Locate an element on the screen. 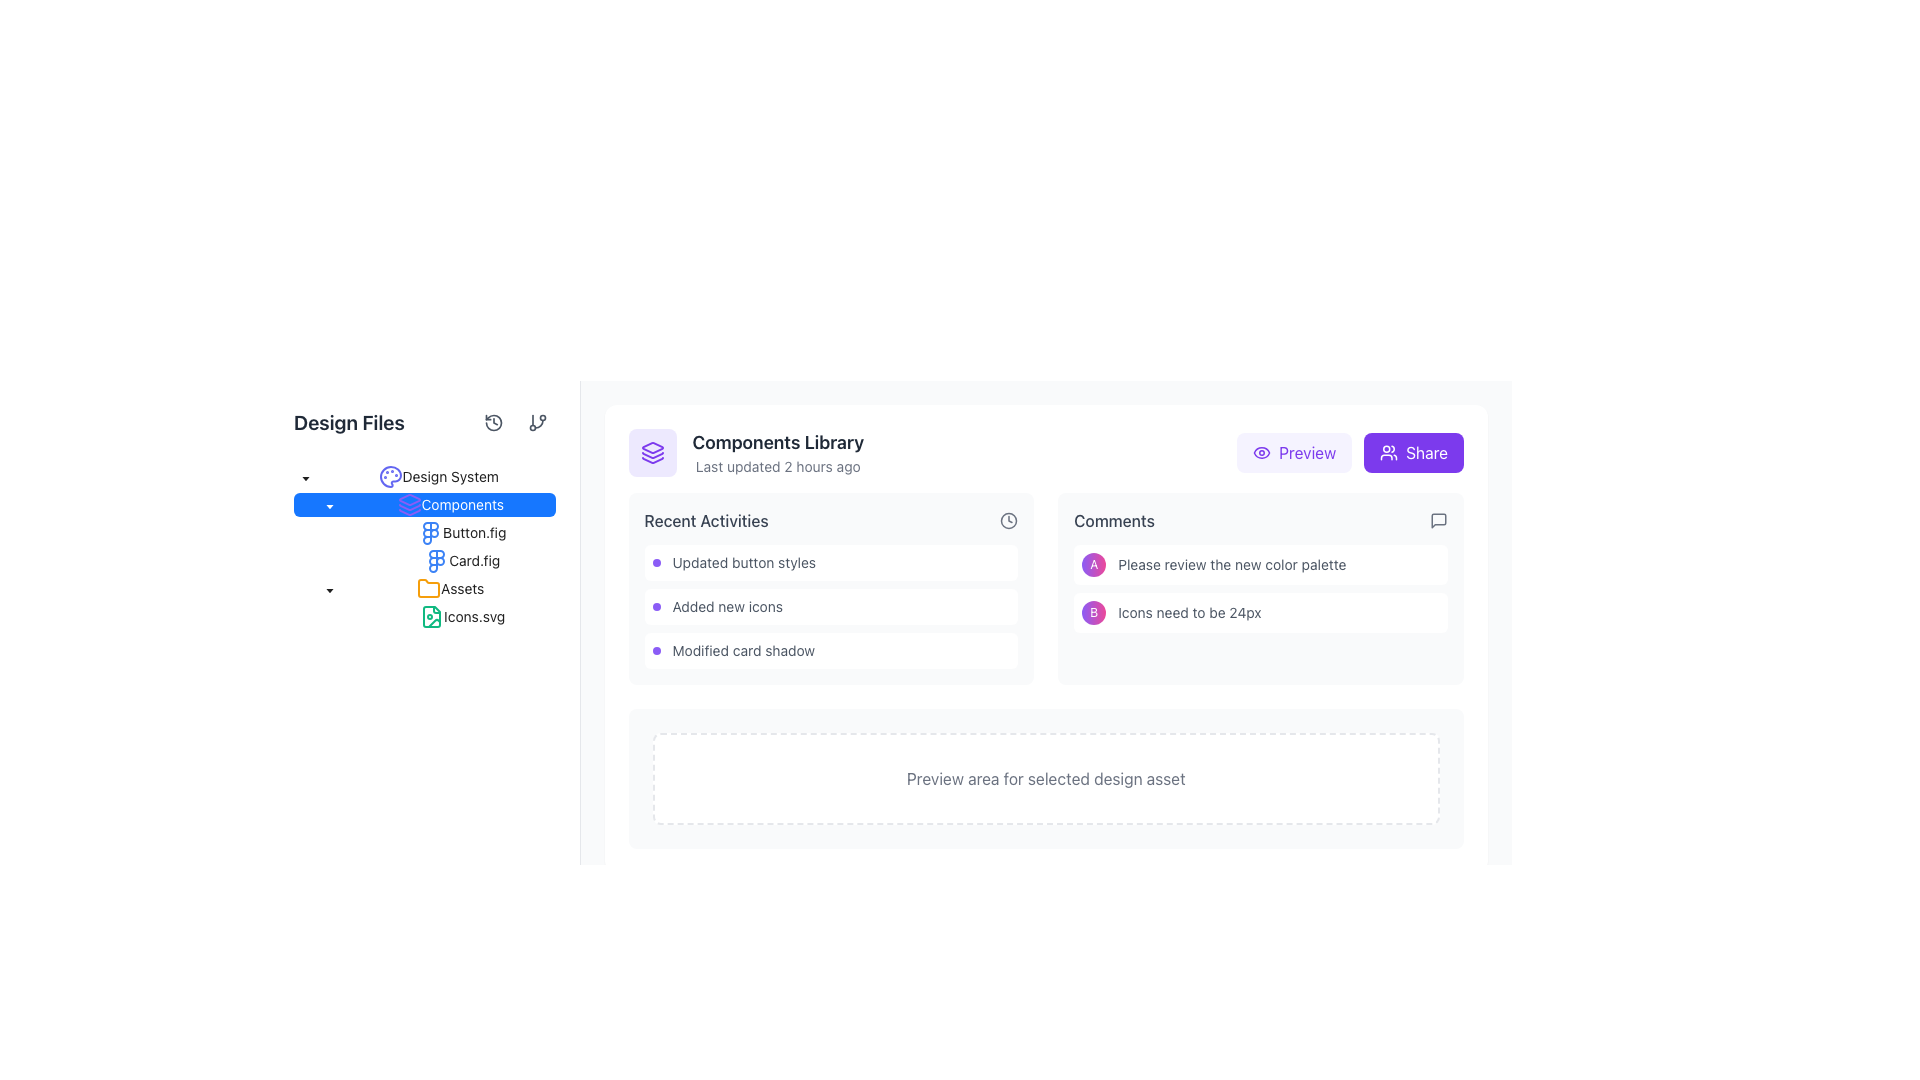 The height and width of the screenshot is (1080, 1920). the icon representing the 'Button.fig' file in the left sidebar, located under the 'Components' folder is located at coordinates (430, 531).